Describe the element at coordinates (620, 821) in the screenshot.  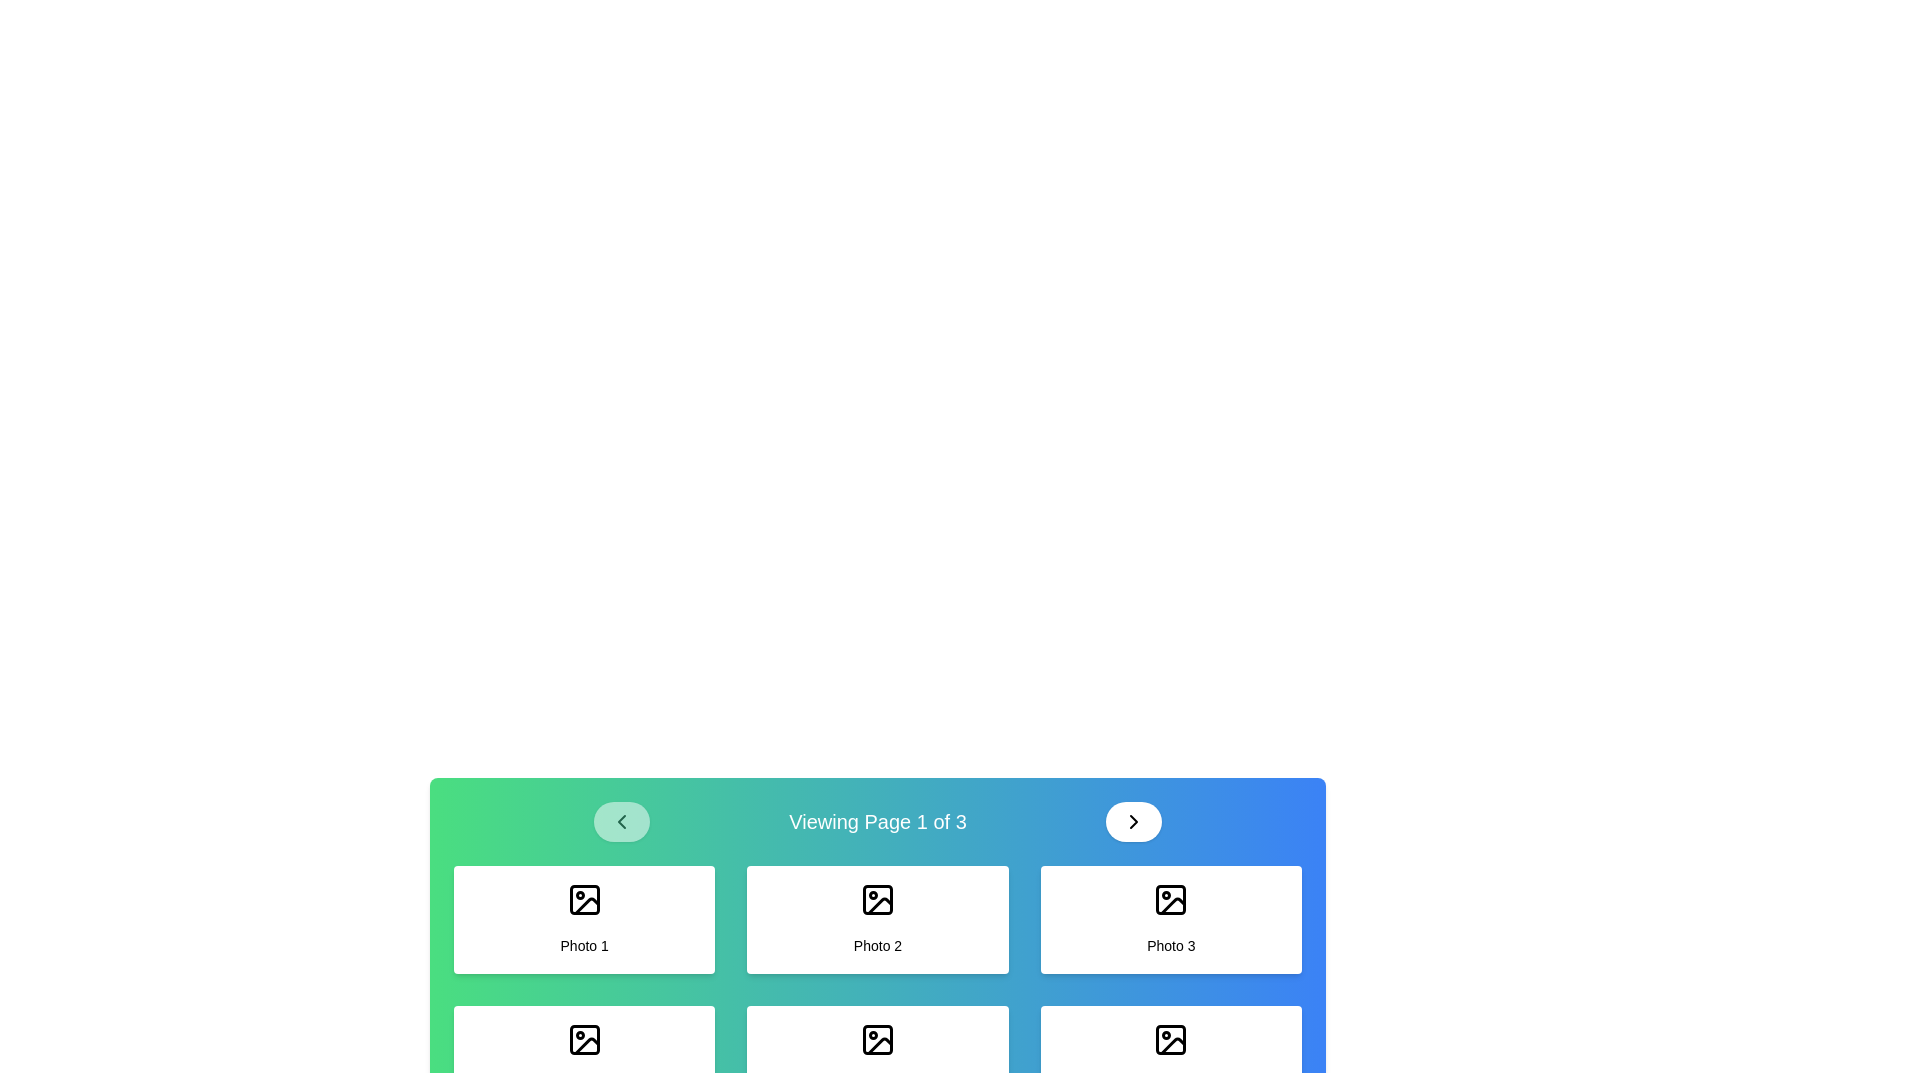
I see `the chevron icon in the left navigation button of the pagination area, which allows users to navigate to the previous page or section` at that location.